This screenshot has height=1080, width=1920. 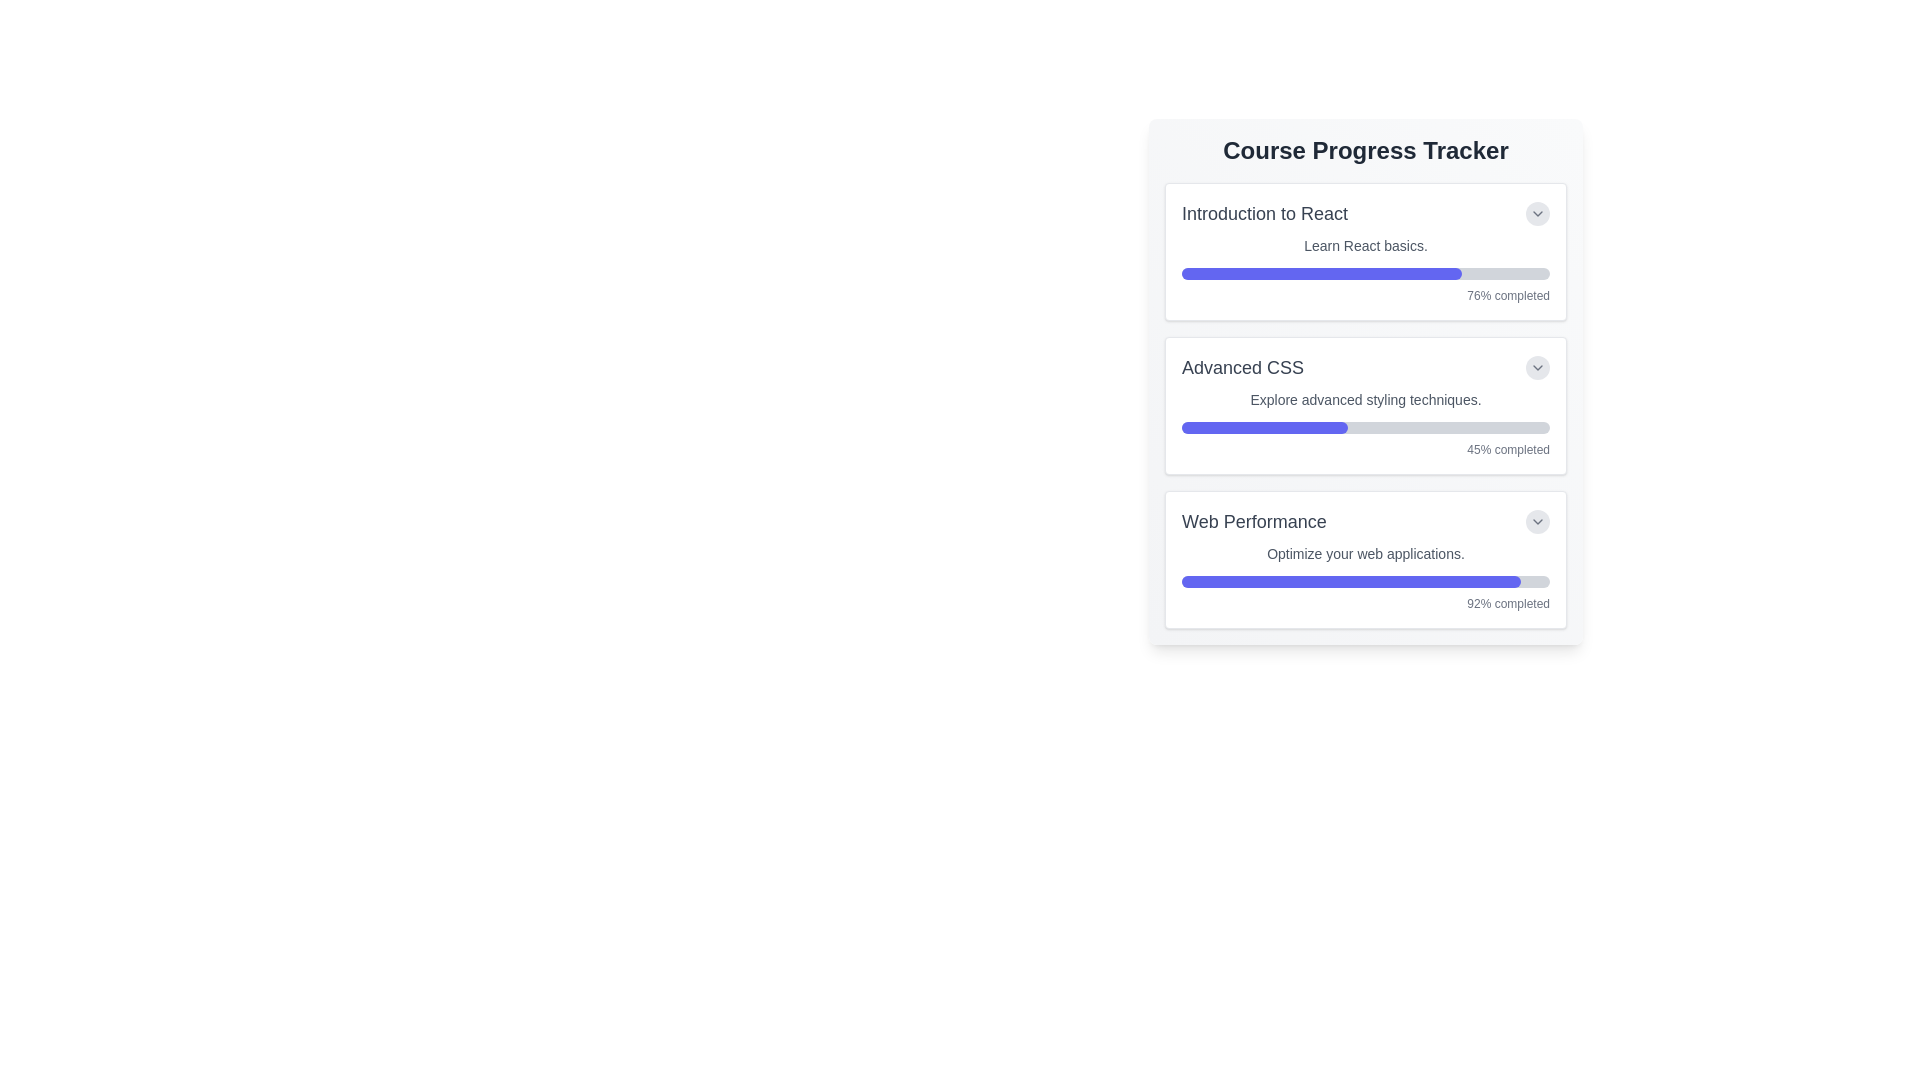 I want to click on the progress visually on the progress bar styled as a thin, horizontally rectangular component with rounded ends, located within the 'Introduction to React' card, below the text 'Learn React basics.', so click(x=1365, y=273).